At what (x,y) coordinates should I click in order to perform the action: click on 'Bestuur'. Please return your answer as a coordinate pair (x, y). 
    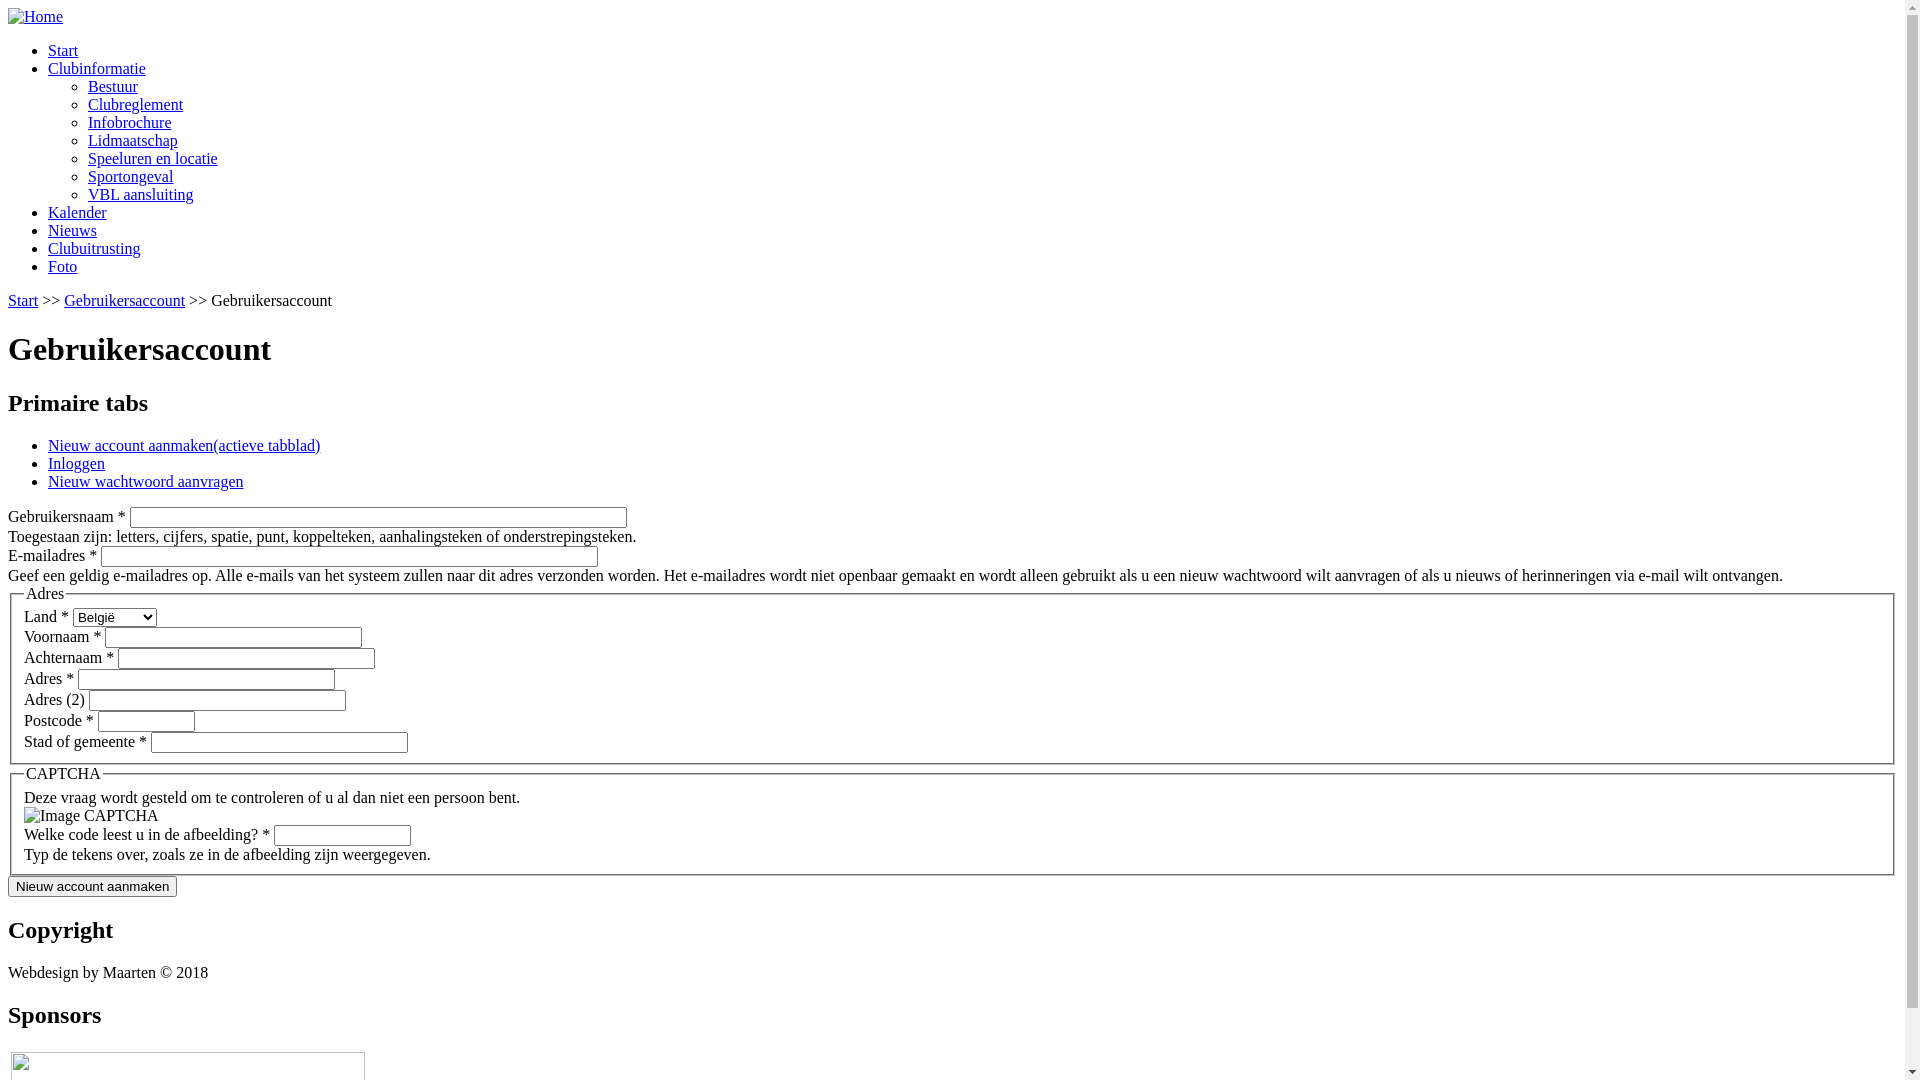
    Looking at the image, I should click on (112, 85).